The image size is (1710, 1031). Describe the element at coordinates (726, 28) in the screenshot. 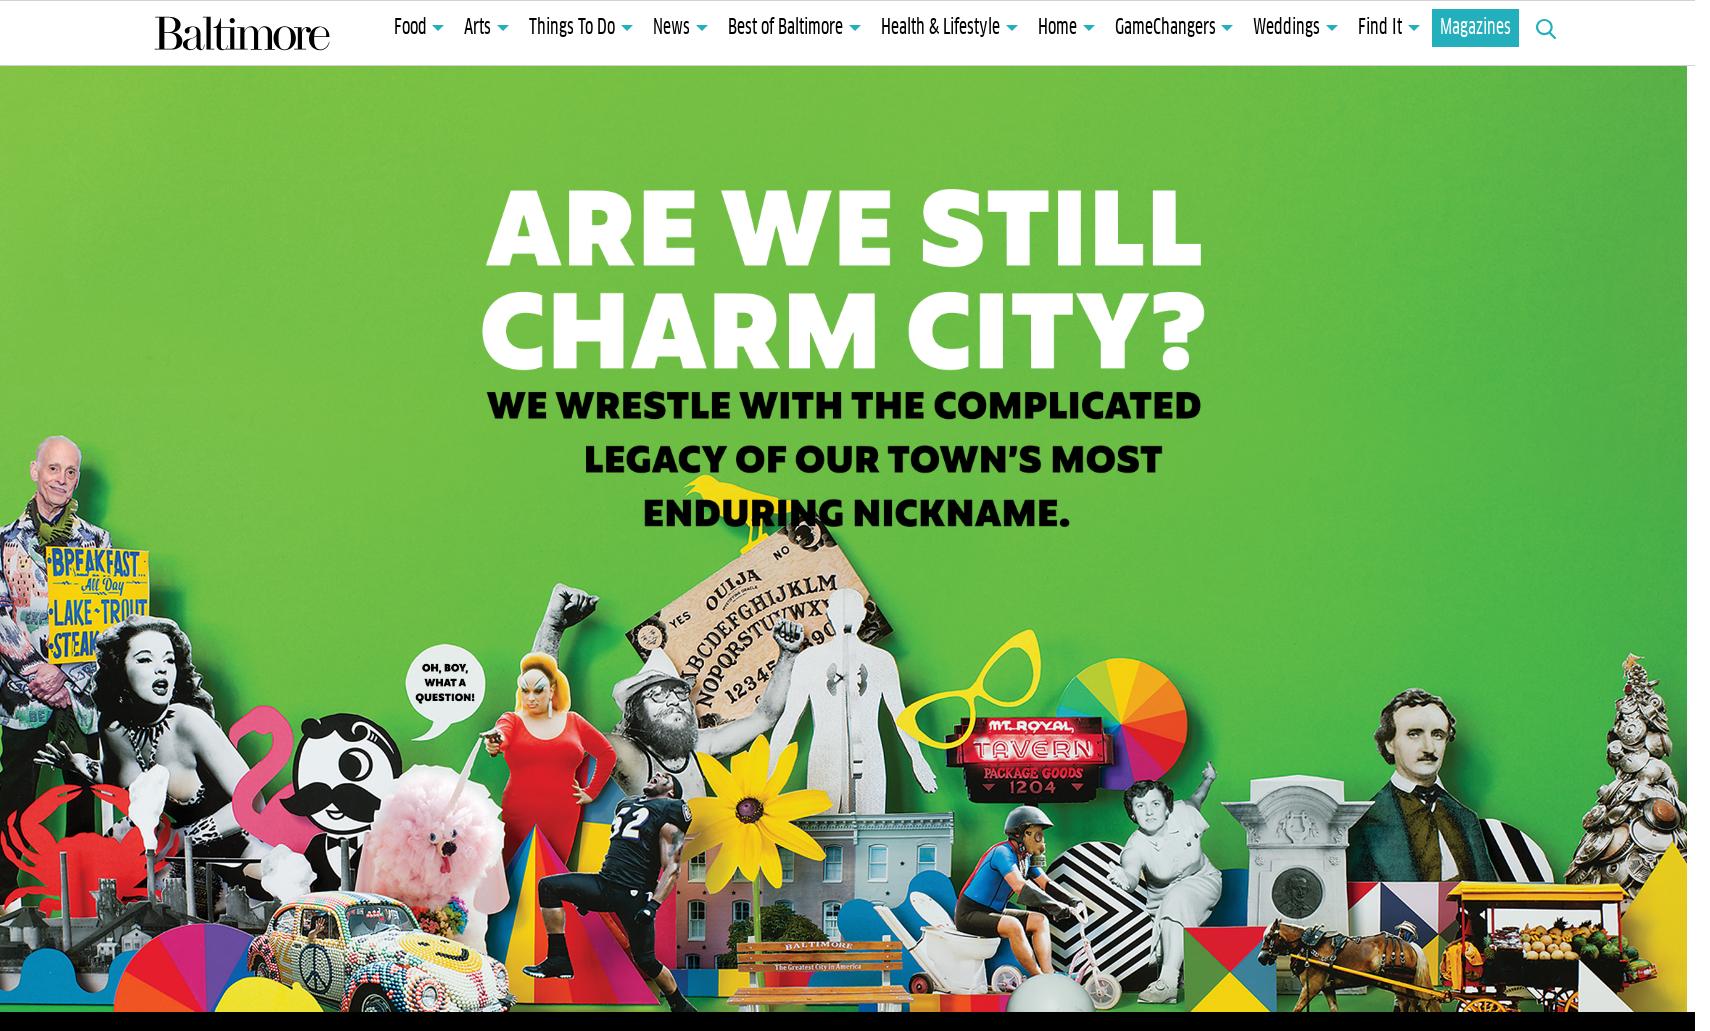

I see `'Best of Baltimore'` at that location.